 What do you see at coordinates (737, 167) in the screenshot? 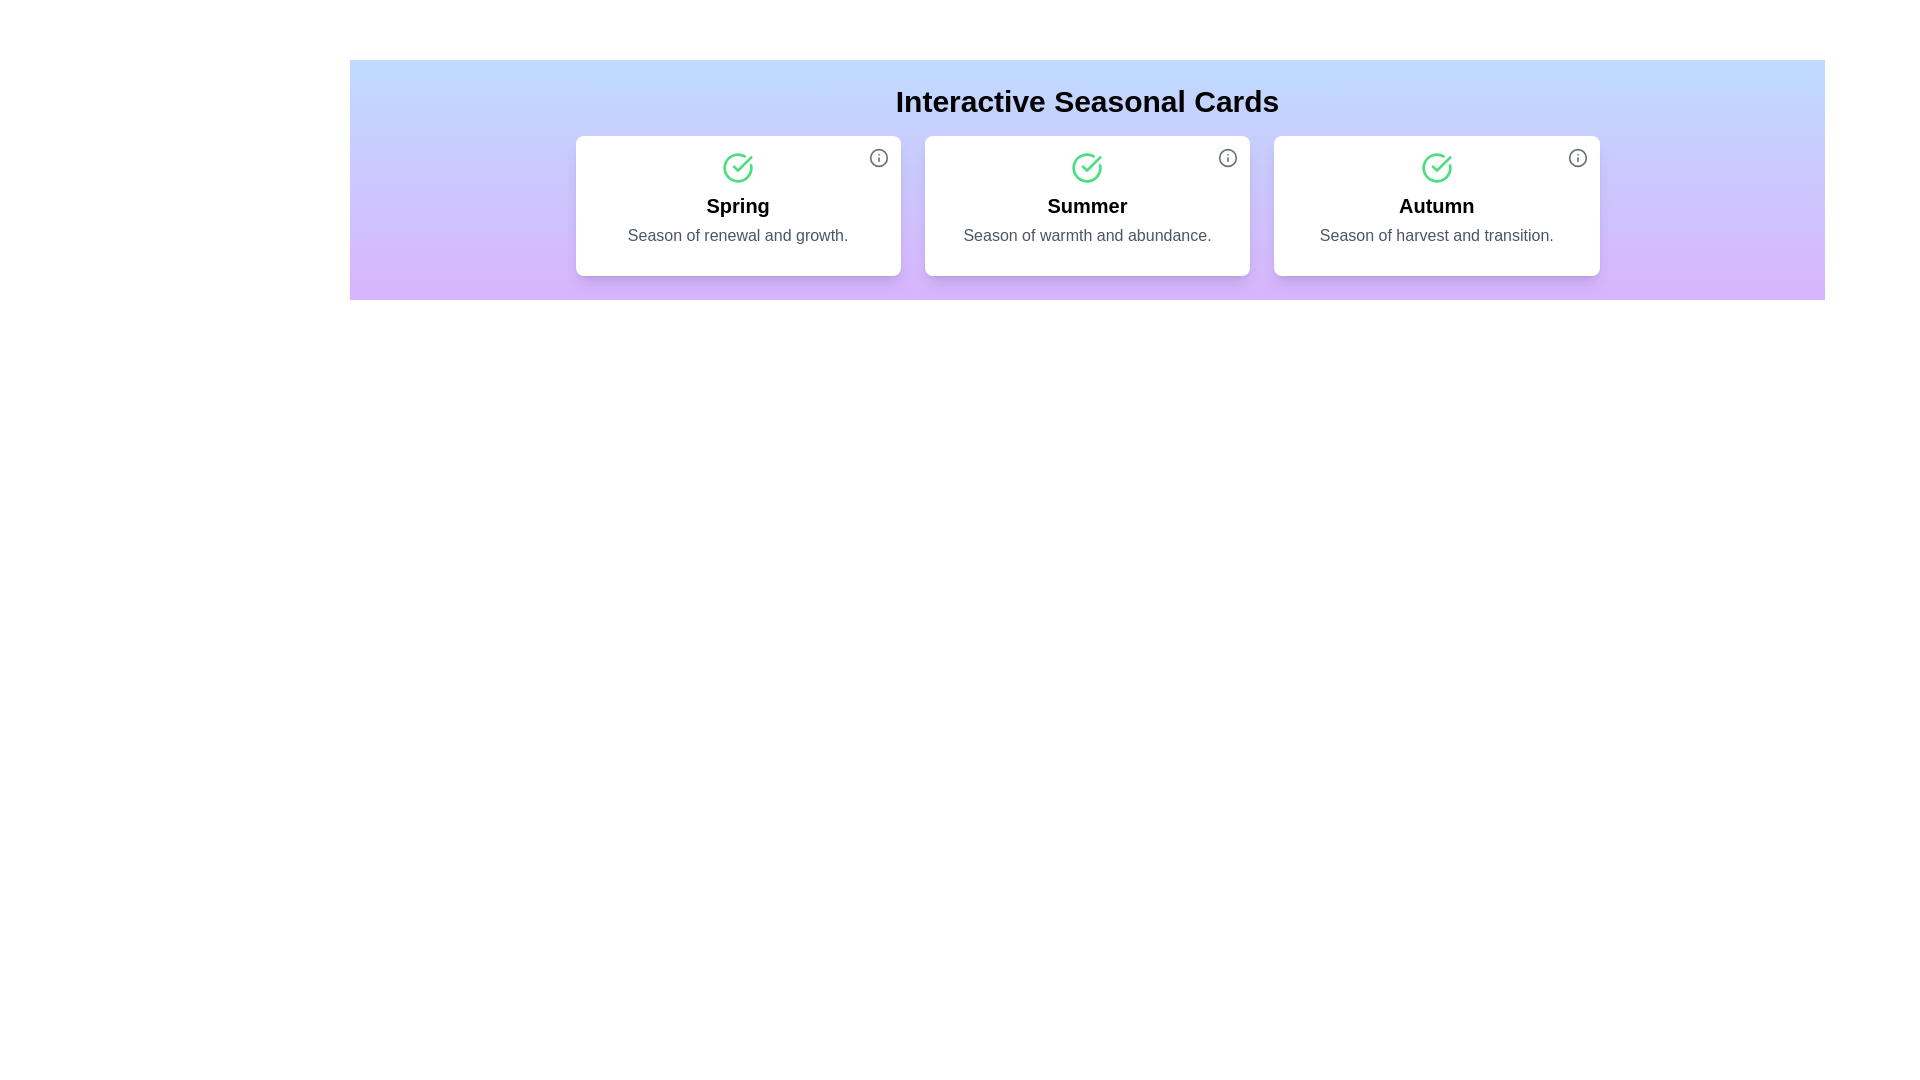
I see `the positive status icon related to the 'Spring' context, located above the 'Spring' label` at bounding box center [737, 167].